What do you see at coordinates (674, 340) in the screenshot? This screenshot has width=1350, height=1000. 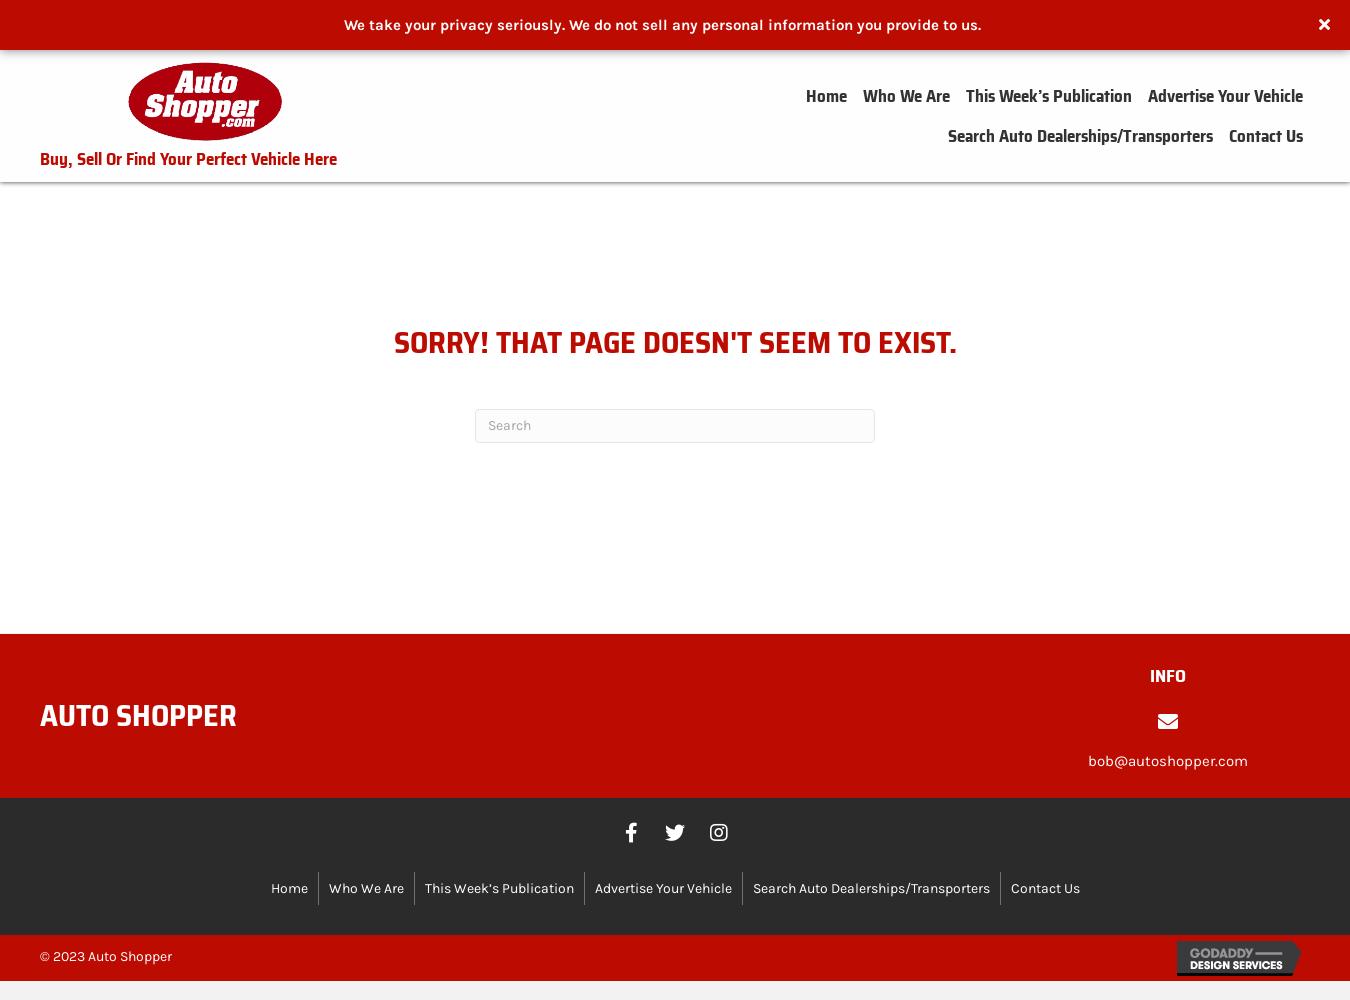 I see `'Sorry! That page doesn't seem to exist.'` at bounding box center [674, 340].